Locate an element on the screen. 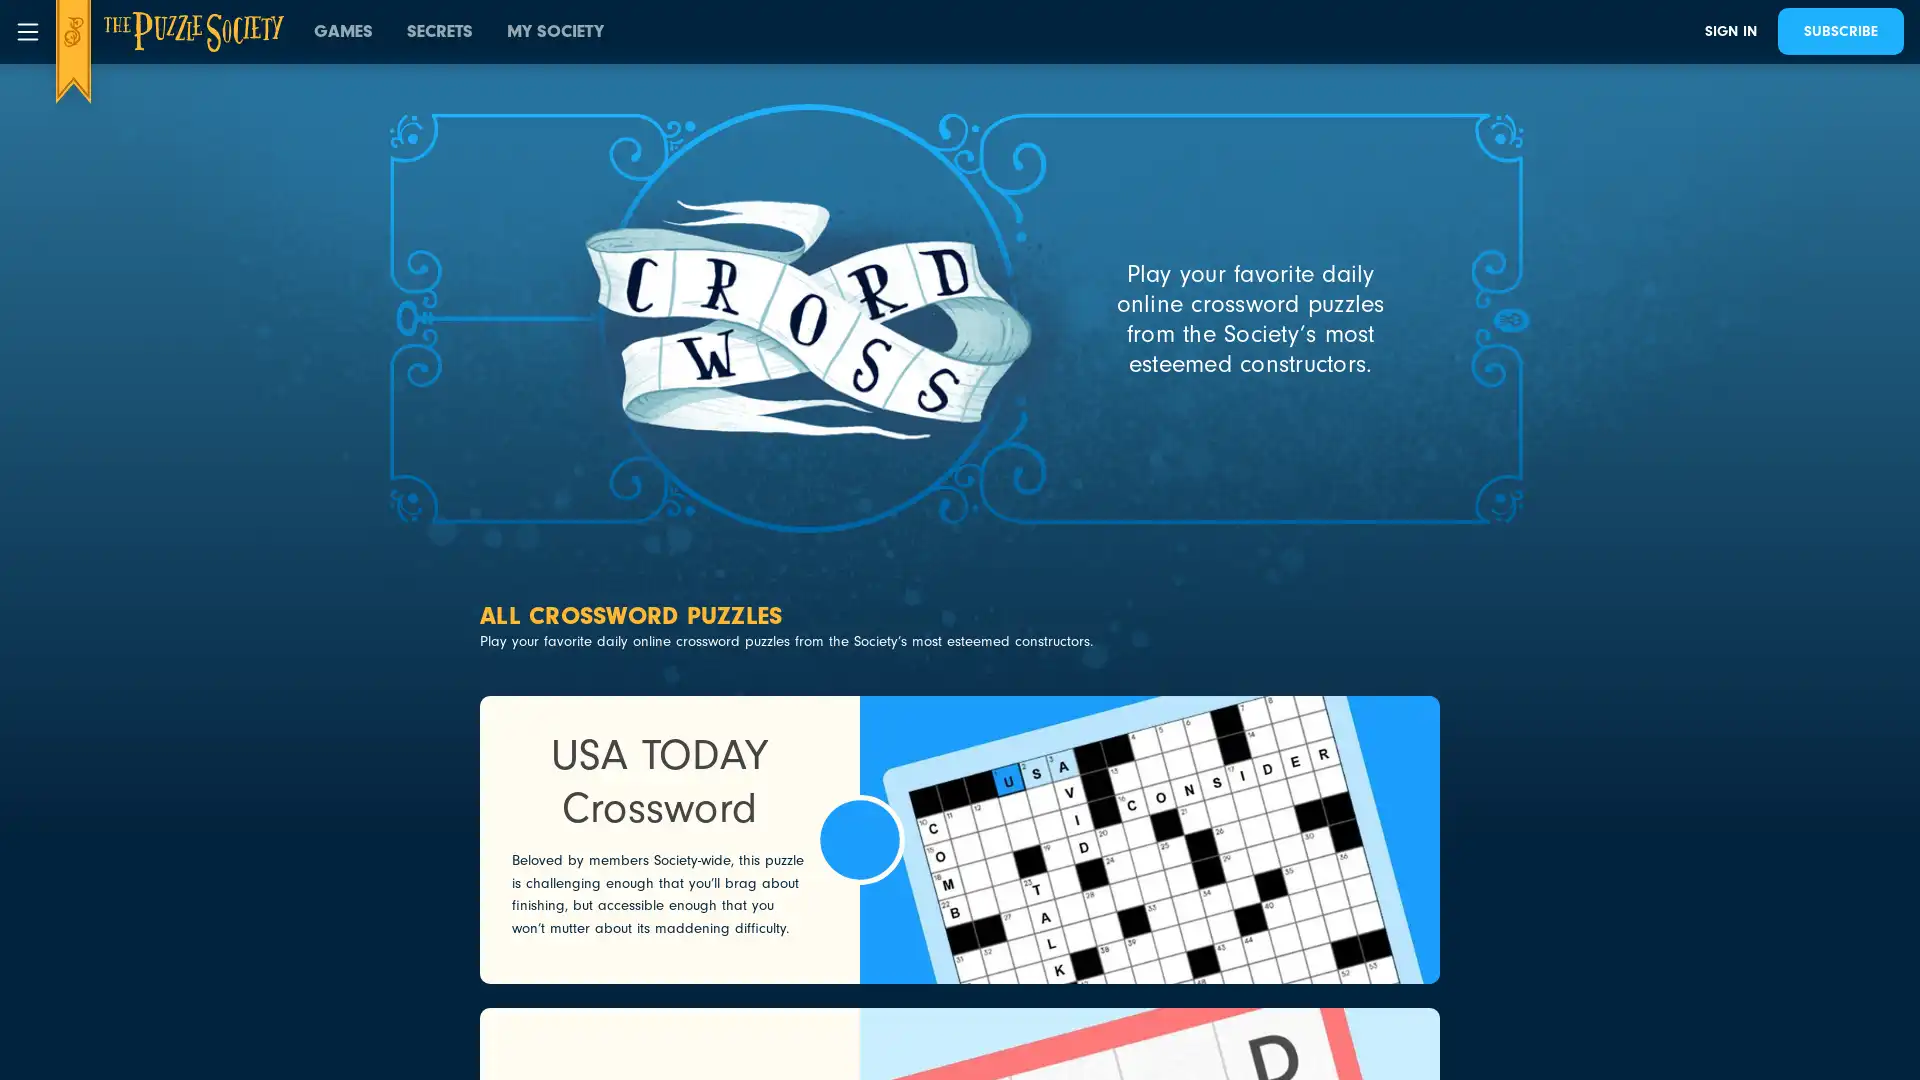 This screenshot has height=1080, width=1920. SUBSCRIBE is located at coordinates (1840, 31).